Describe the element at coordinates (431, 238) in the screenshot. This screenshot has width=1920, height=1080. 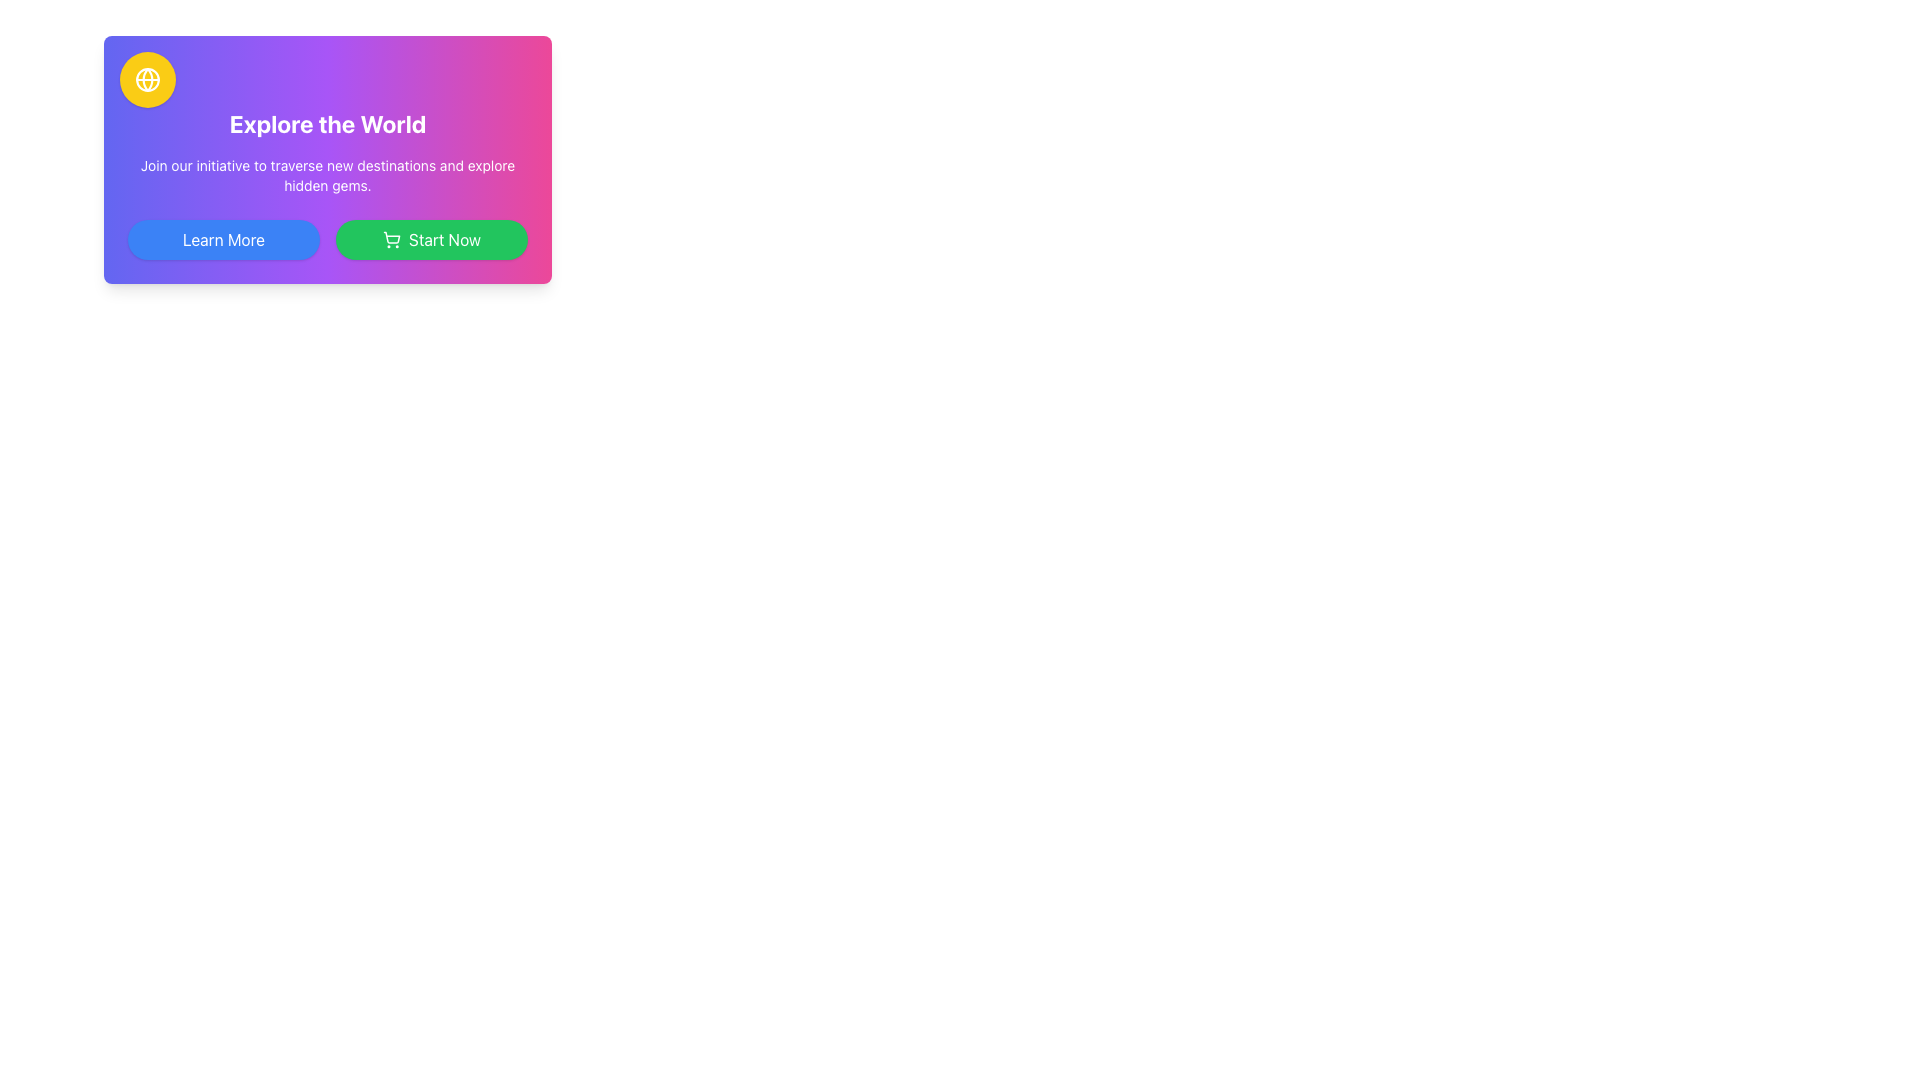
I see `the call-to-action button located in the right-hand column of a two-column grid layout to observe its hover effects` at that location.